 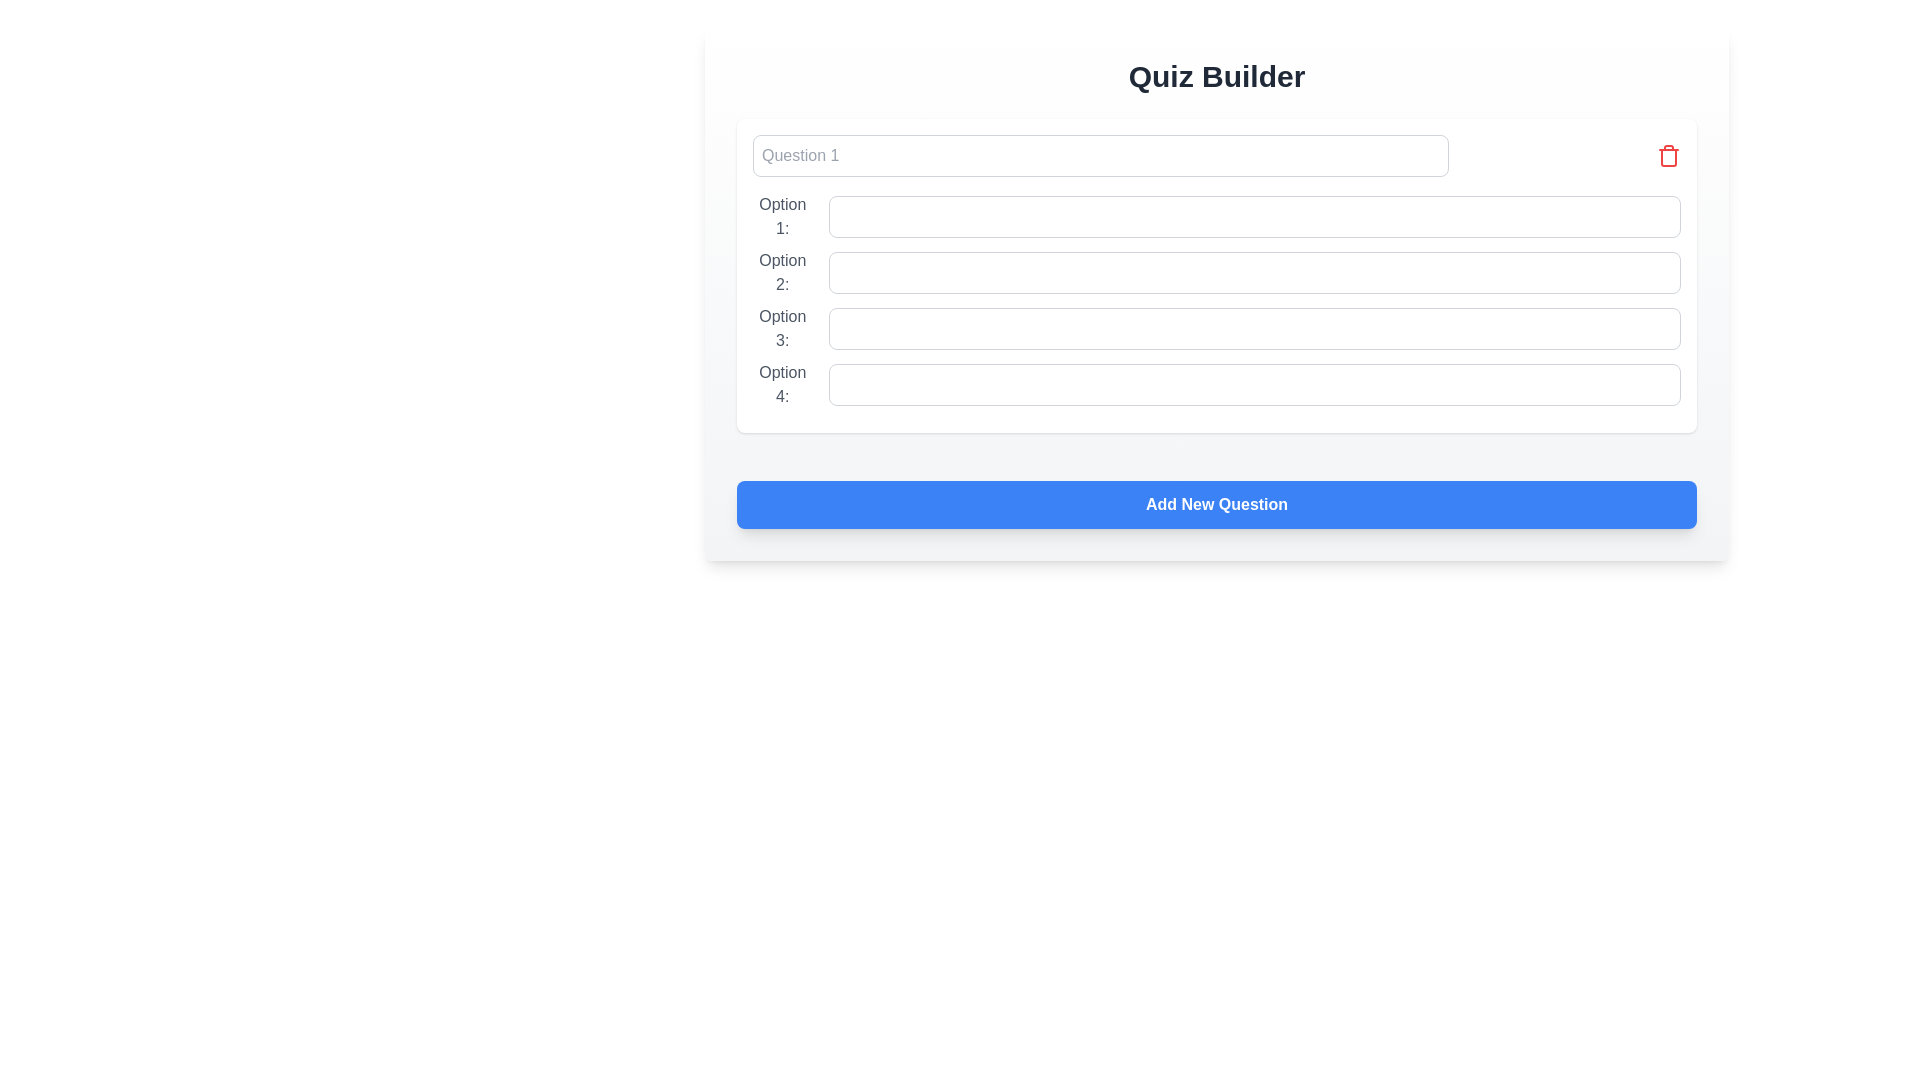 What do you see at coordinates (1216, 327) in the screenshot?
I see `the input field for the third option in the quiz question to focus on it` at bounding box center [1216, 327].